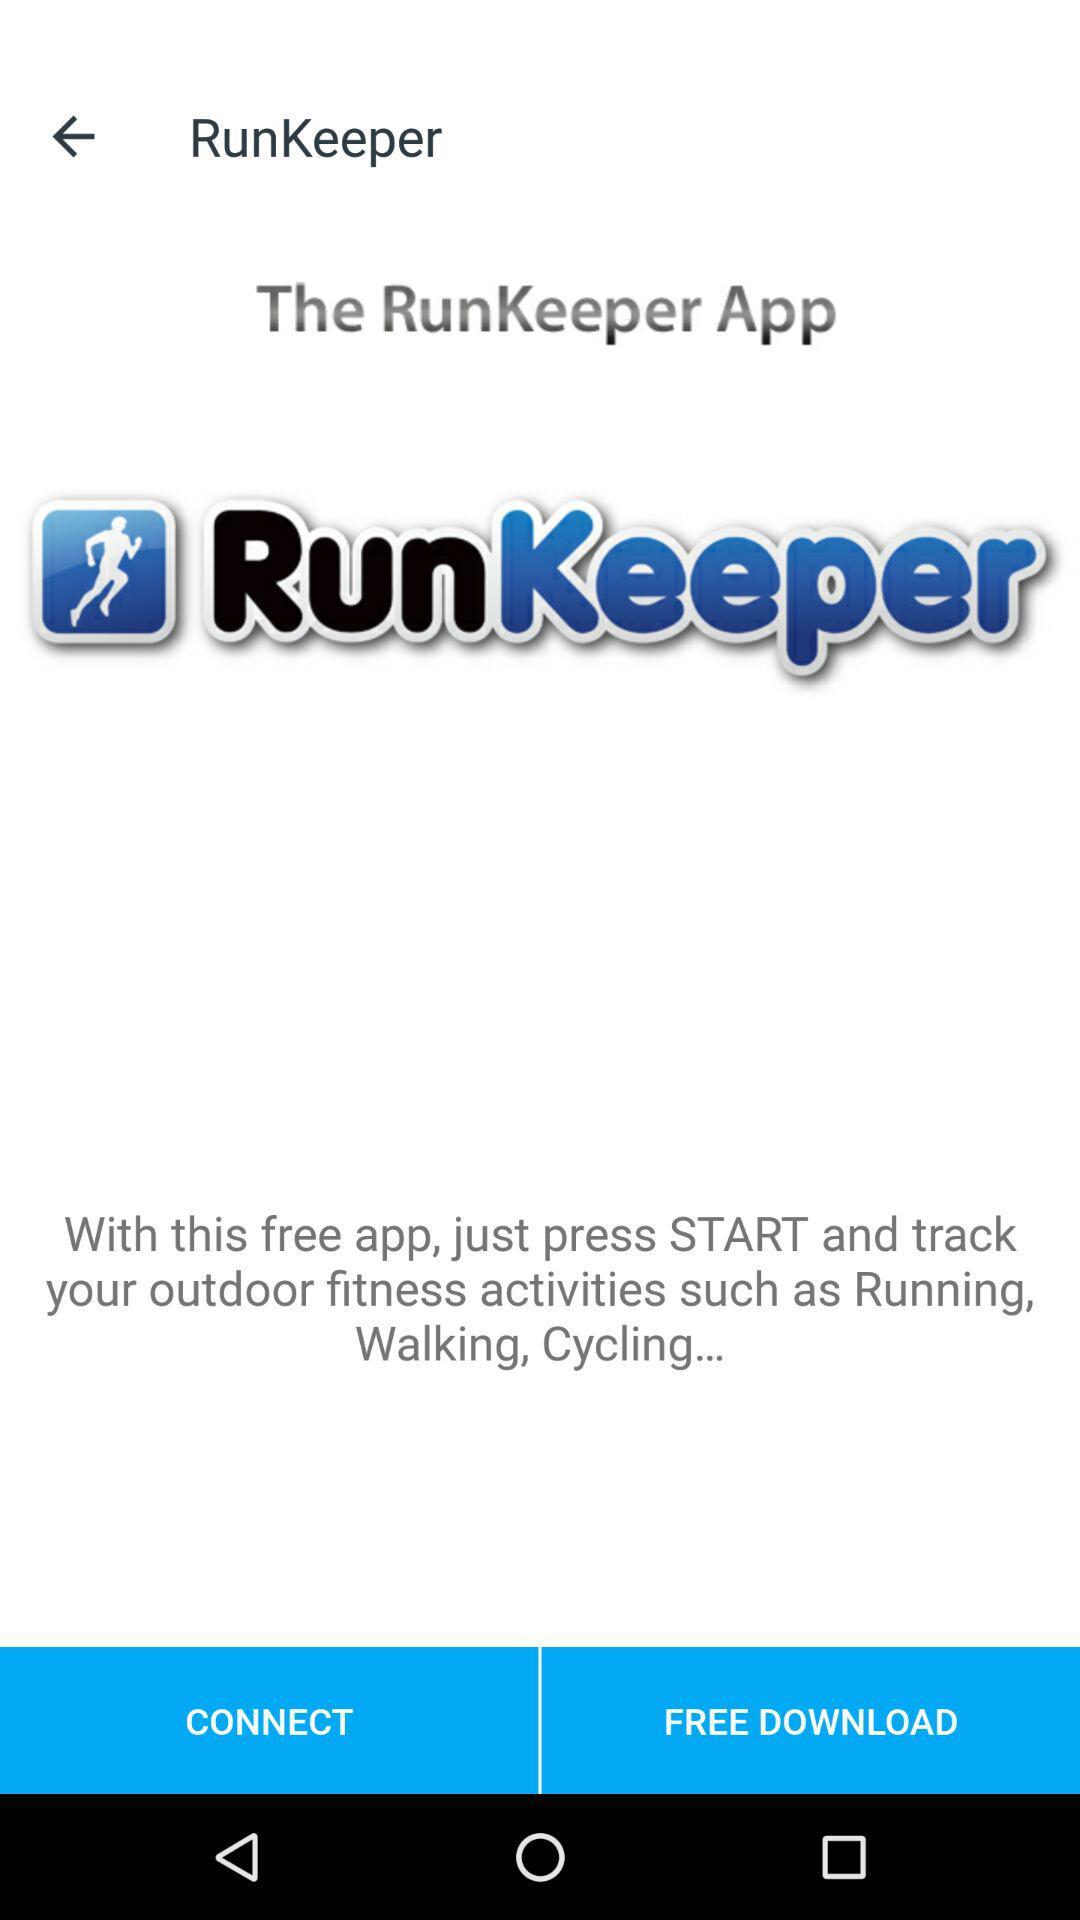 Image resolution: width=1080 pixels, height=1920 pixels. Describe the element at coordinates (810, 1719) in the screenshot. I see `item at the bottom right corner` at that location.